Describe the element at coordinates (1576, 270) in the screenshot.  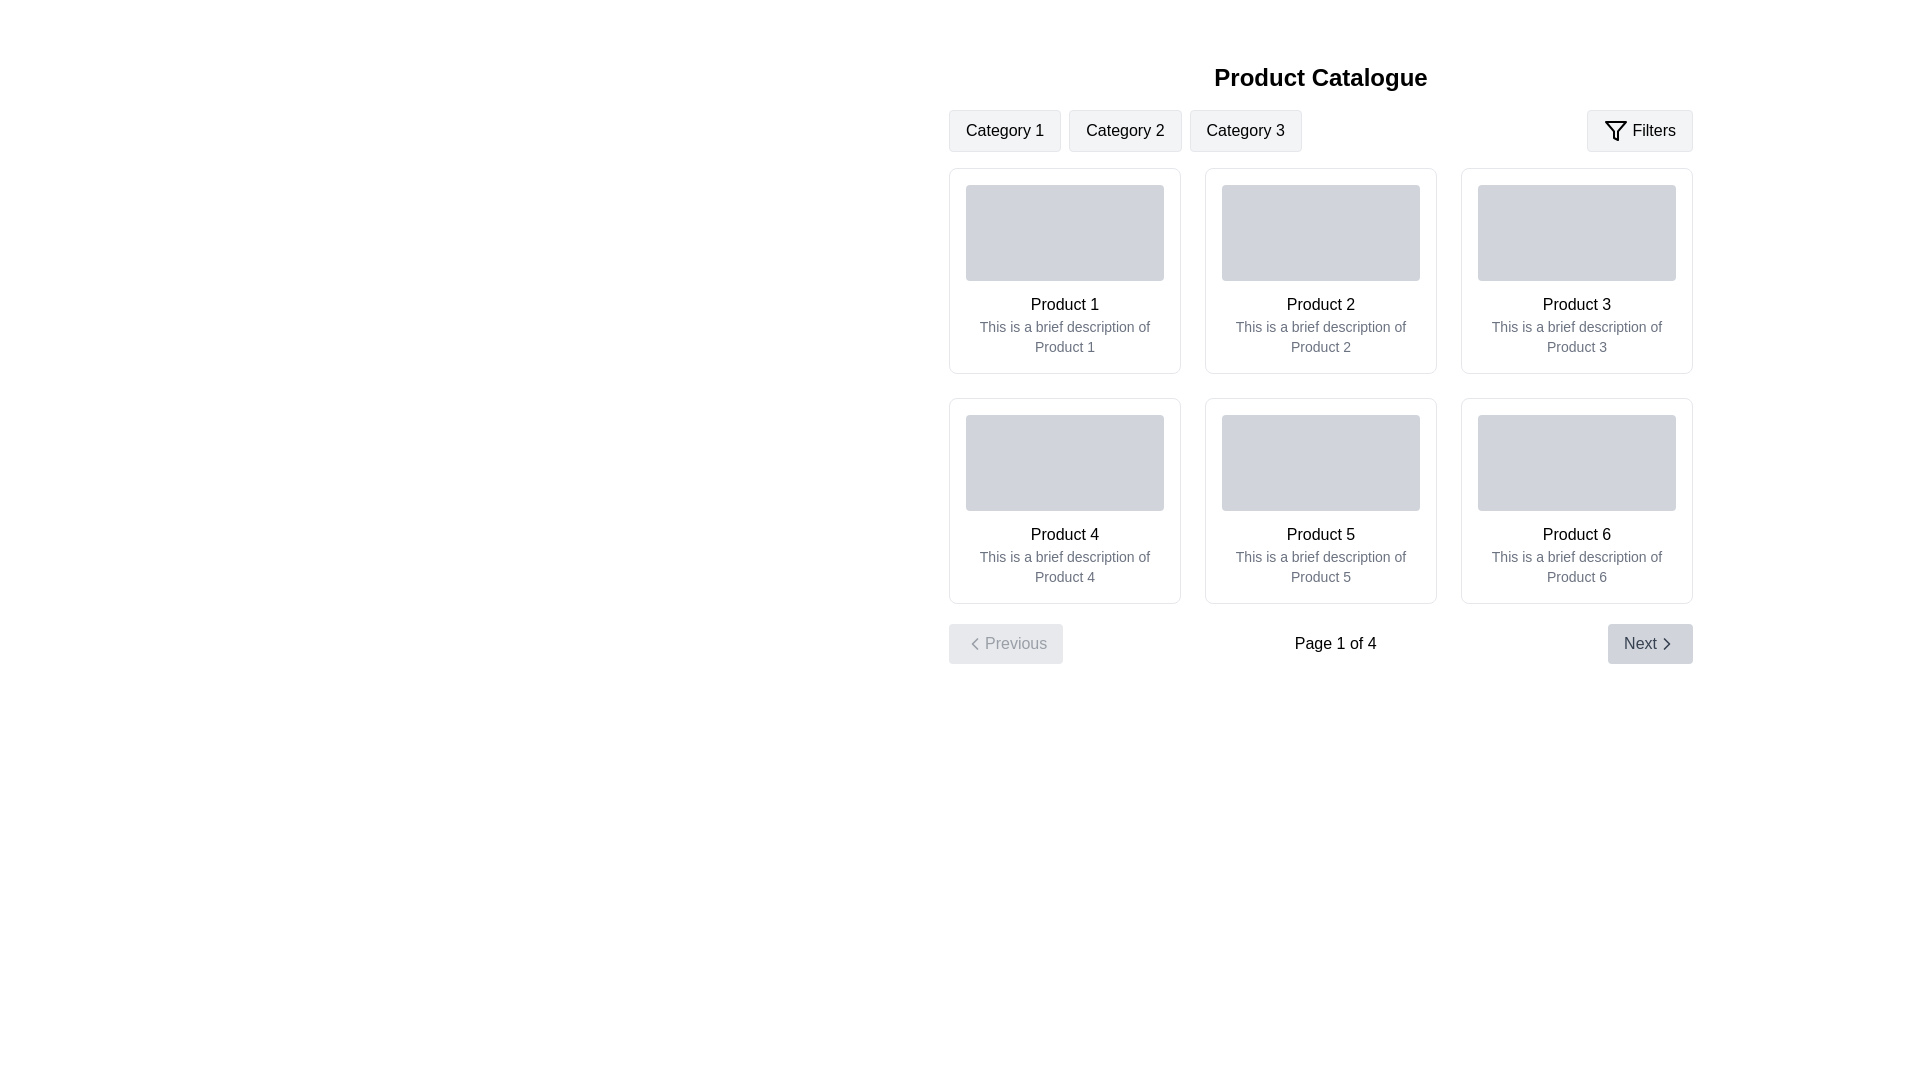
I see `the third card labeled 'Product 3' in the grid layout, which has a white background, rounded corners, and displays a brief description below the title` at that location.